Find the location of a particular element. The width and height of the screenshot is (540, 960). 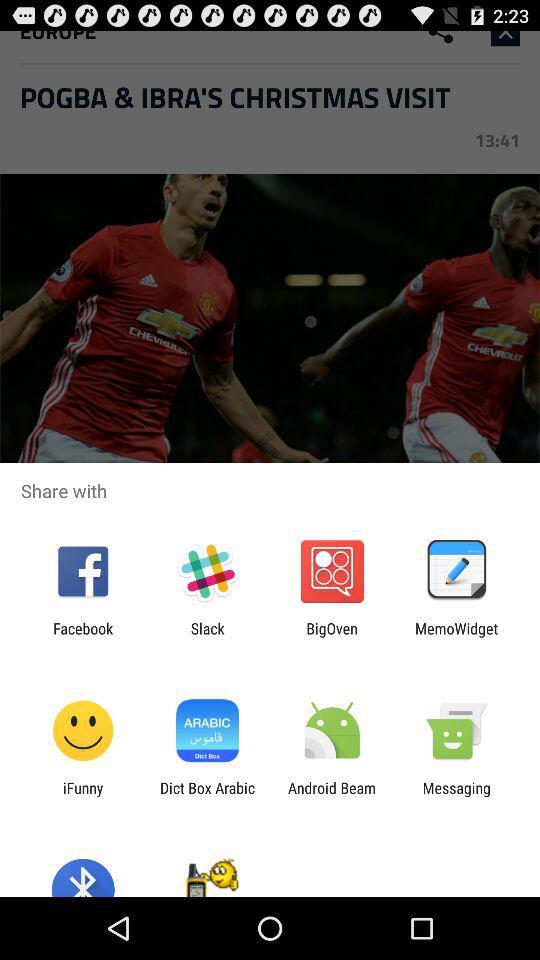

the icon to the left of bigoven icon is located at coordinates (206, 636).